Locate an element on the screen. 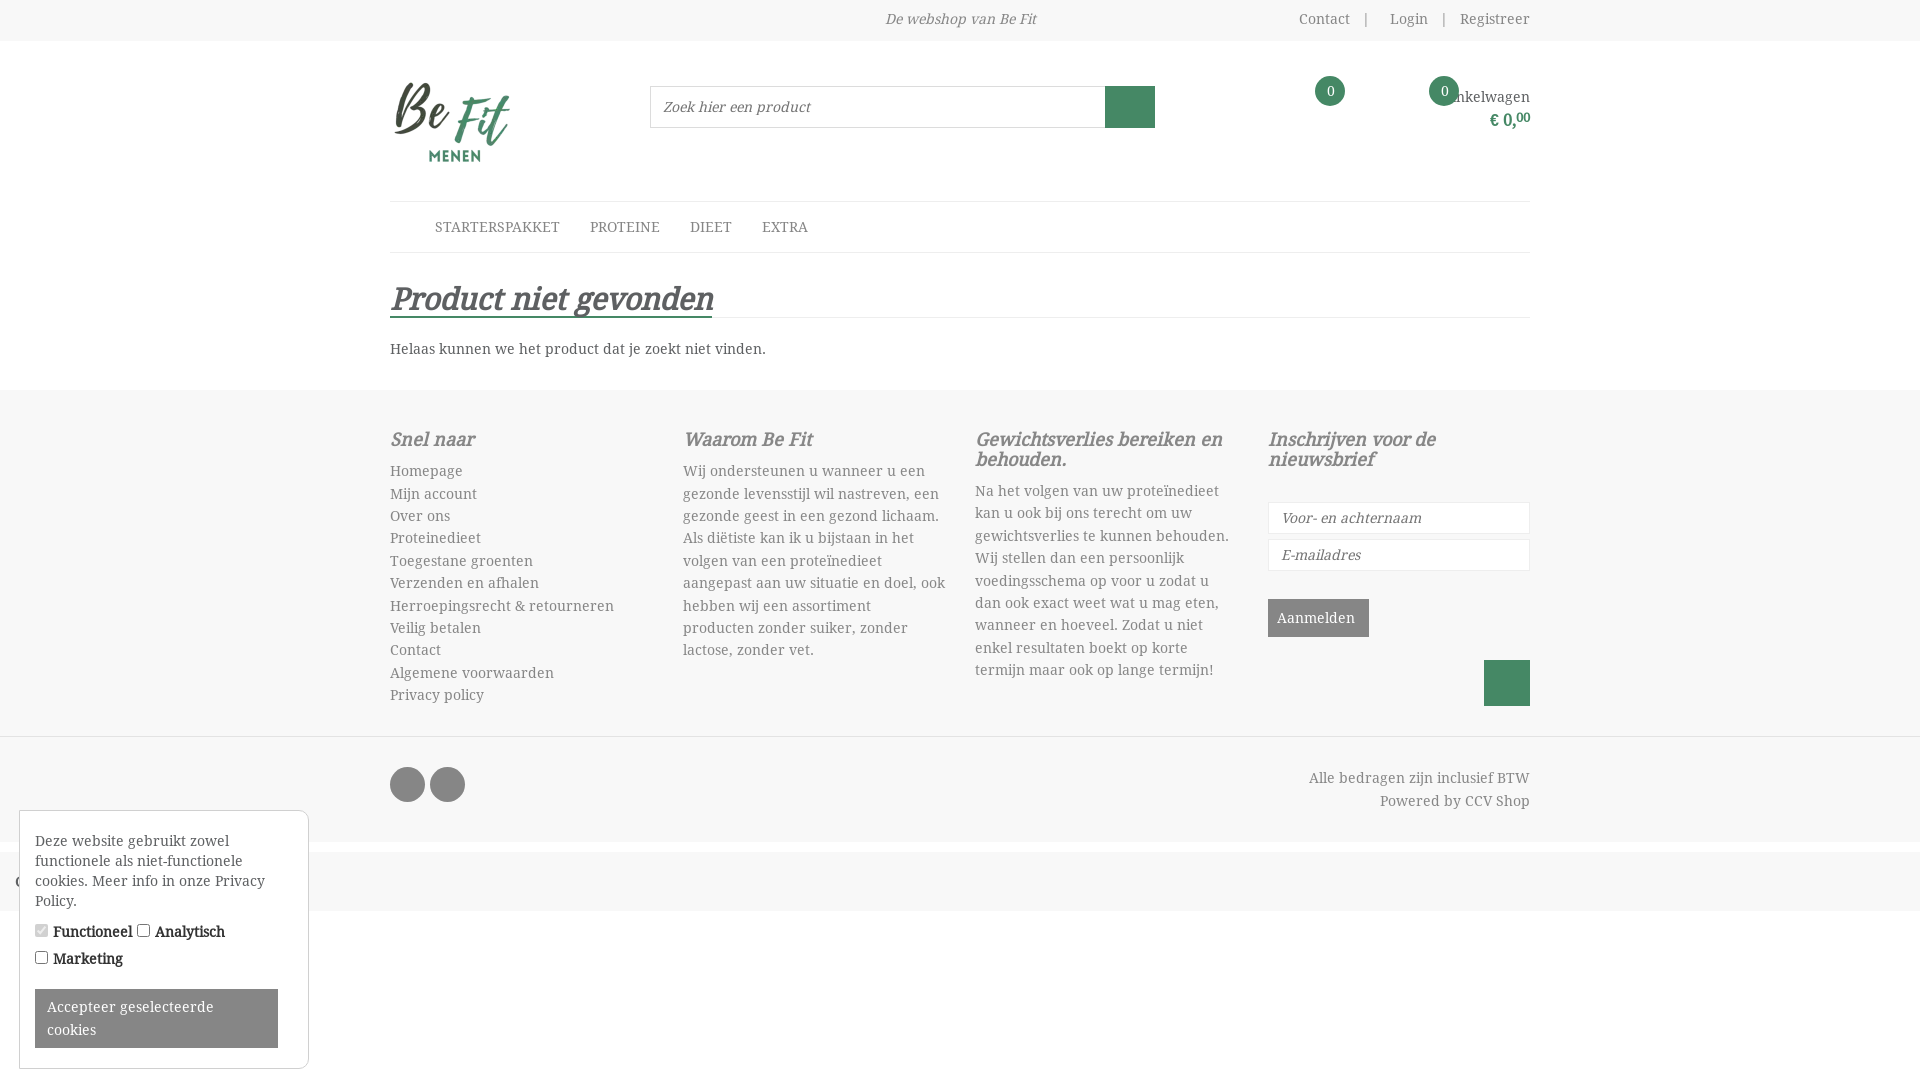  'PROTEINE' is located at coordinates (574, 226).